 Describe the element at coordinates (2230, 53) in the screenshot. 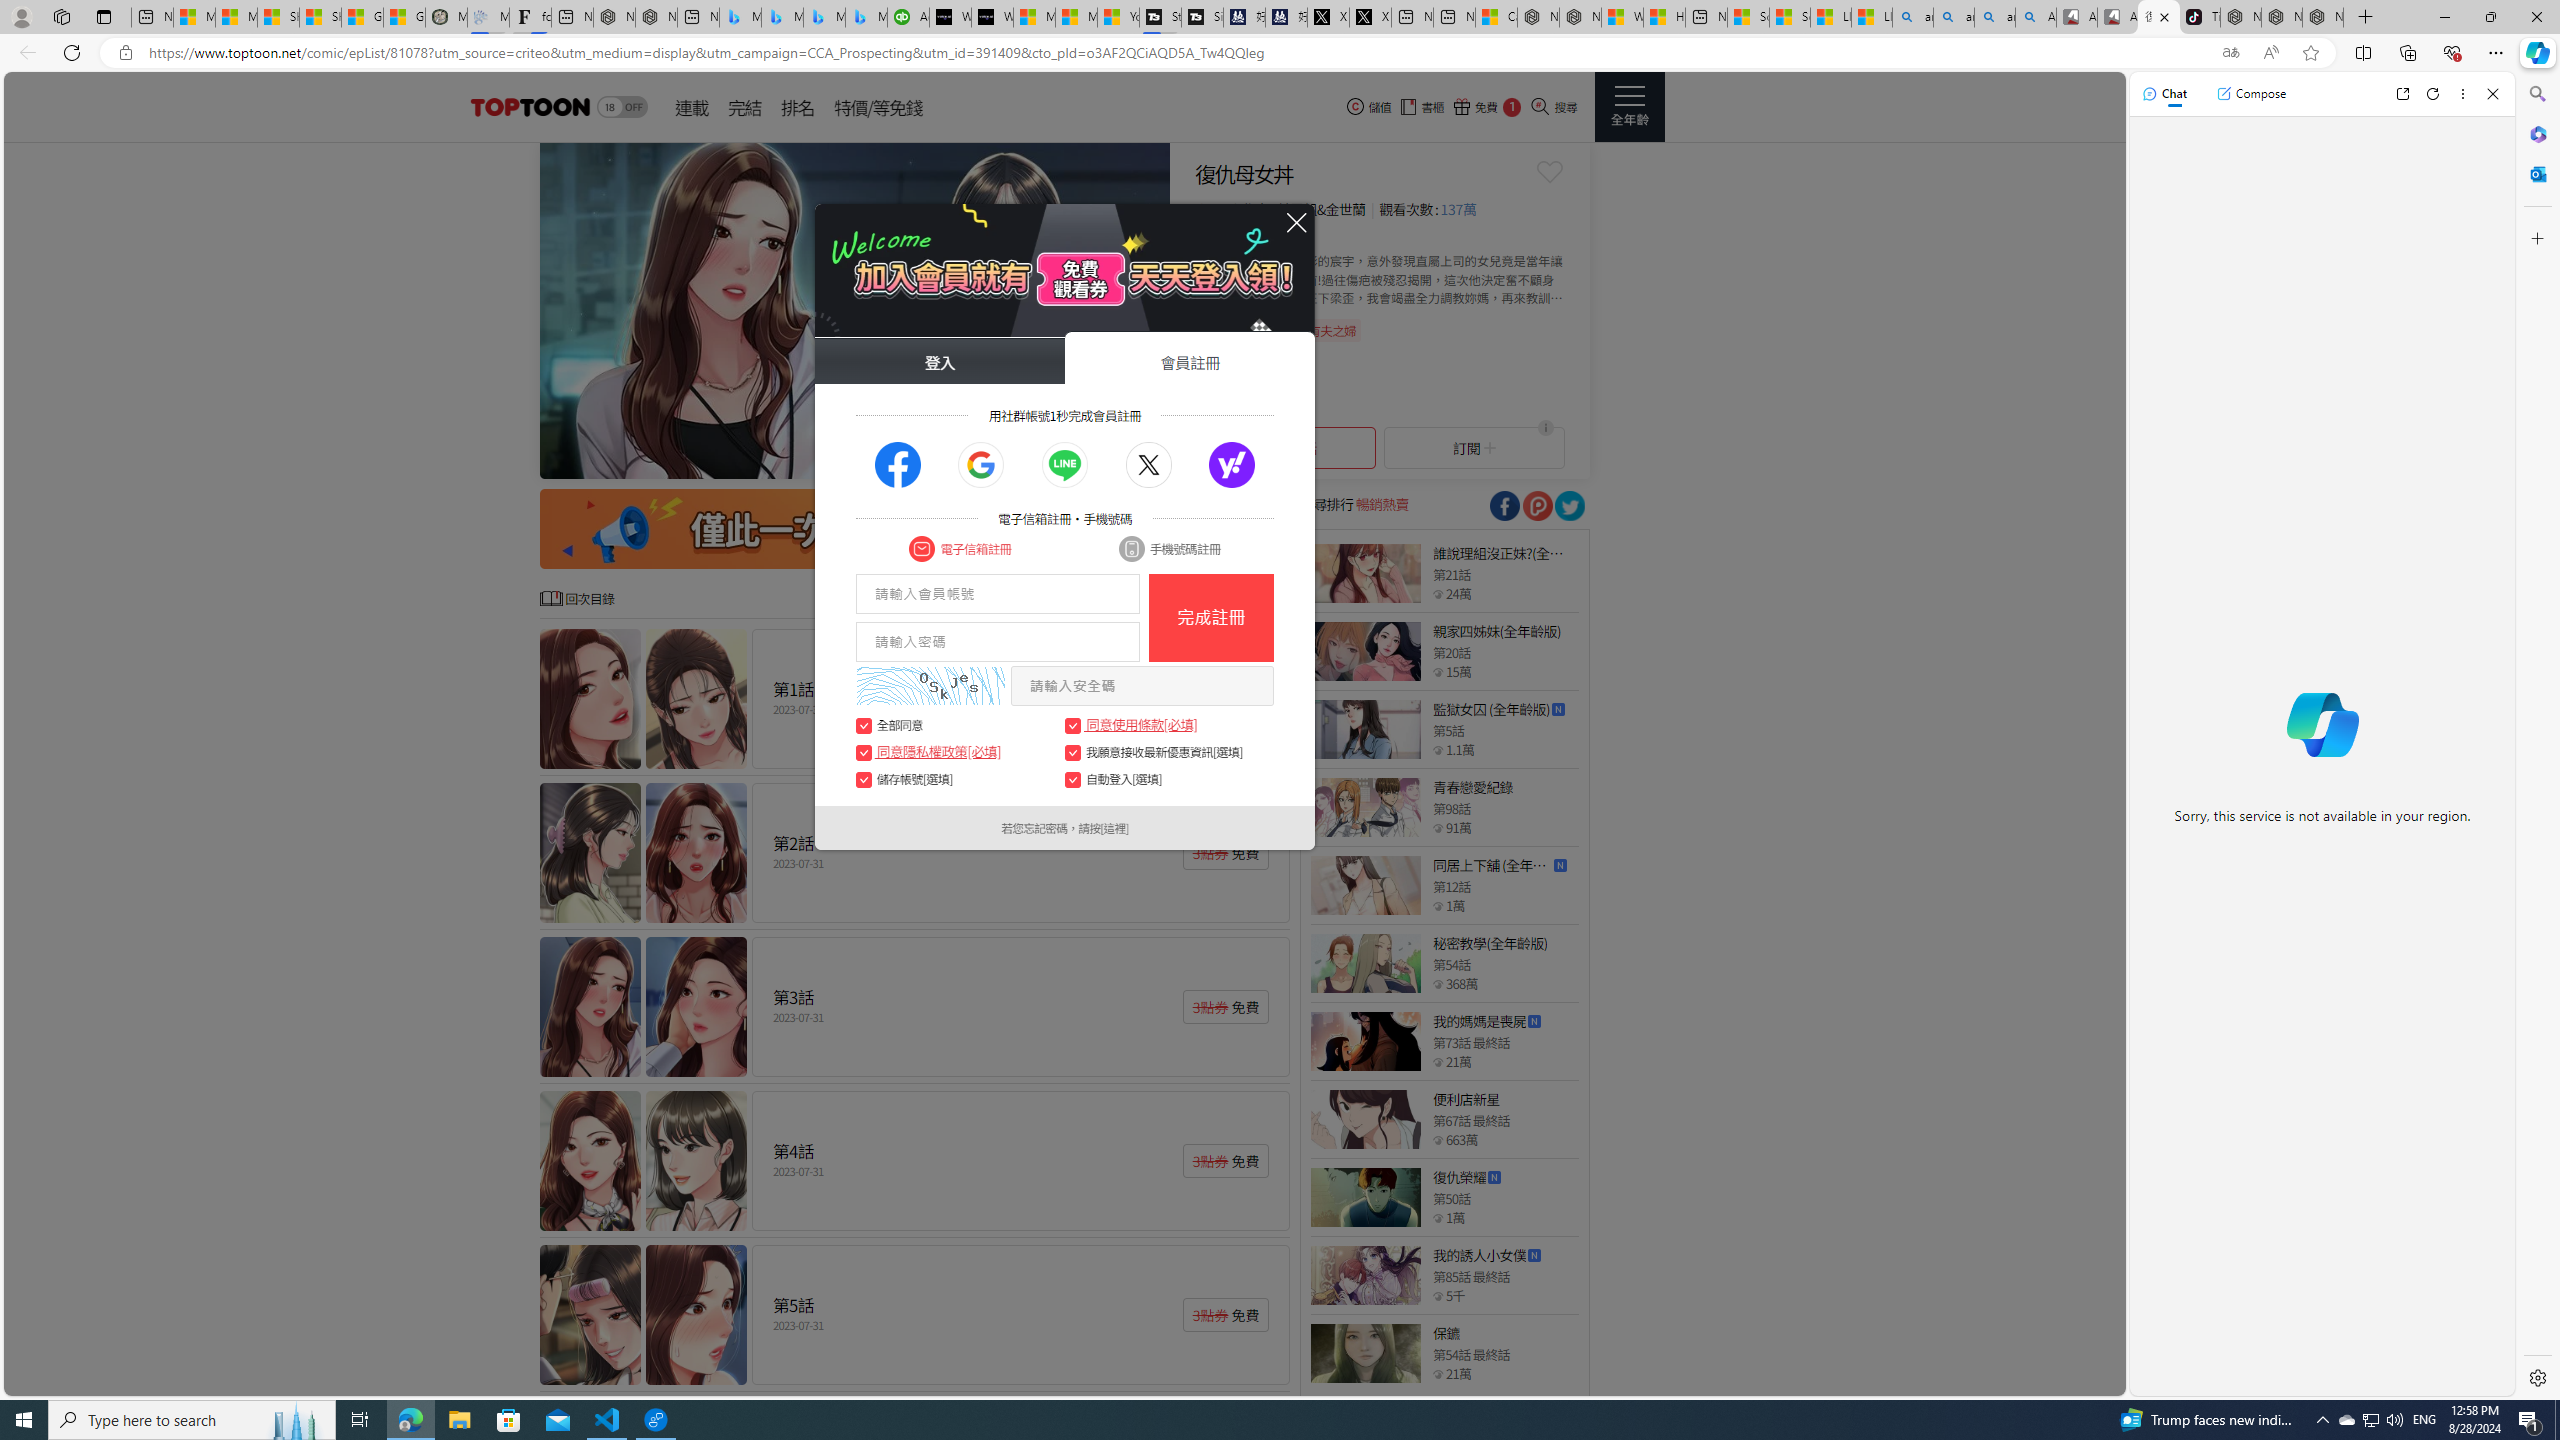

I see `'Show translate options'` at that location.